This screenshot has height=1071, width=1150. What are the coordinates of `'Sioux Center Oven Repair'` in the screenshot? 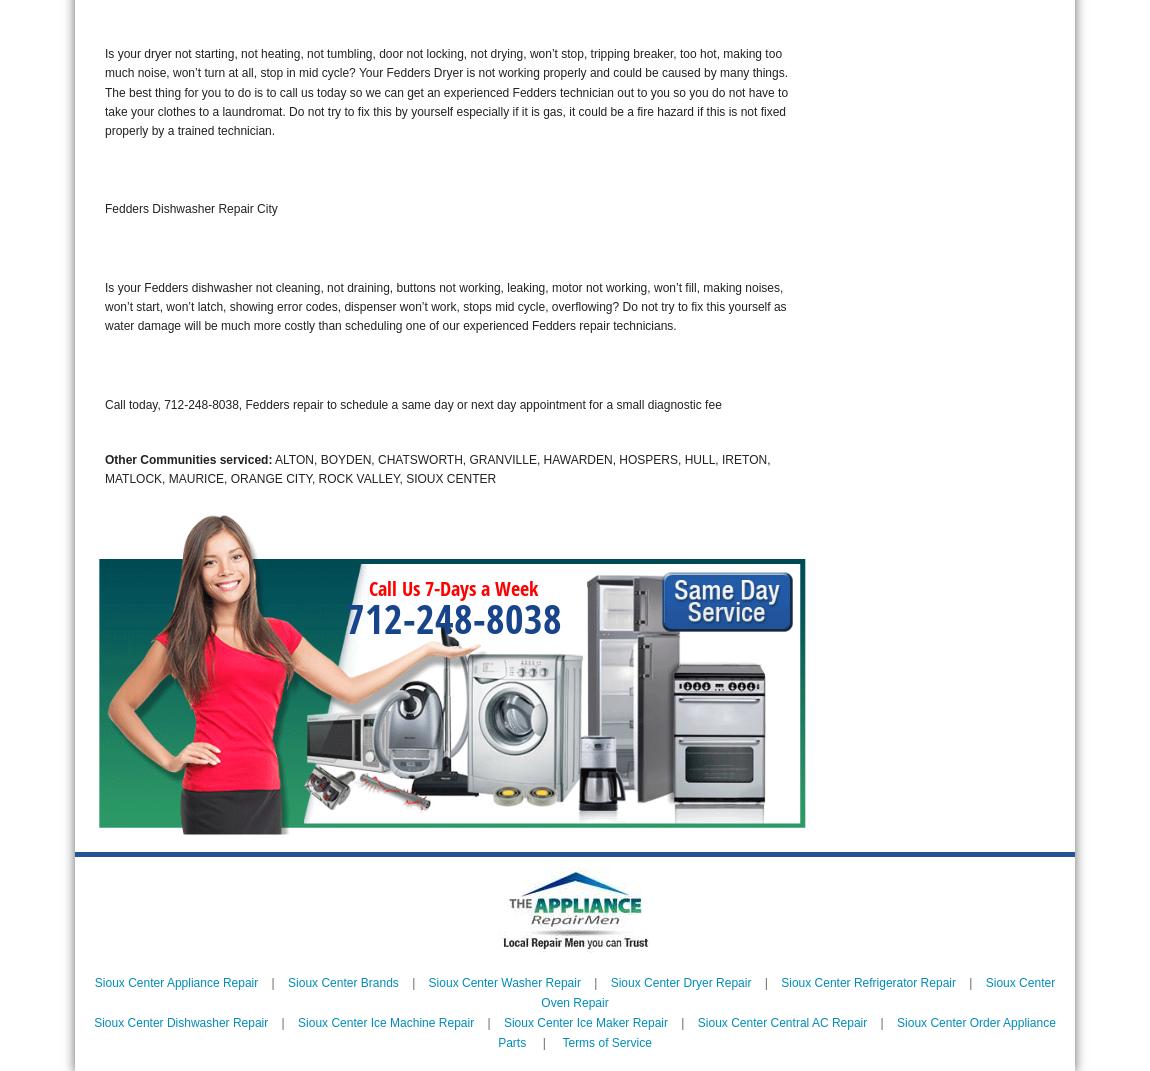 It's located at (796, 990).